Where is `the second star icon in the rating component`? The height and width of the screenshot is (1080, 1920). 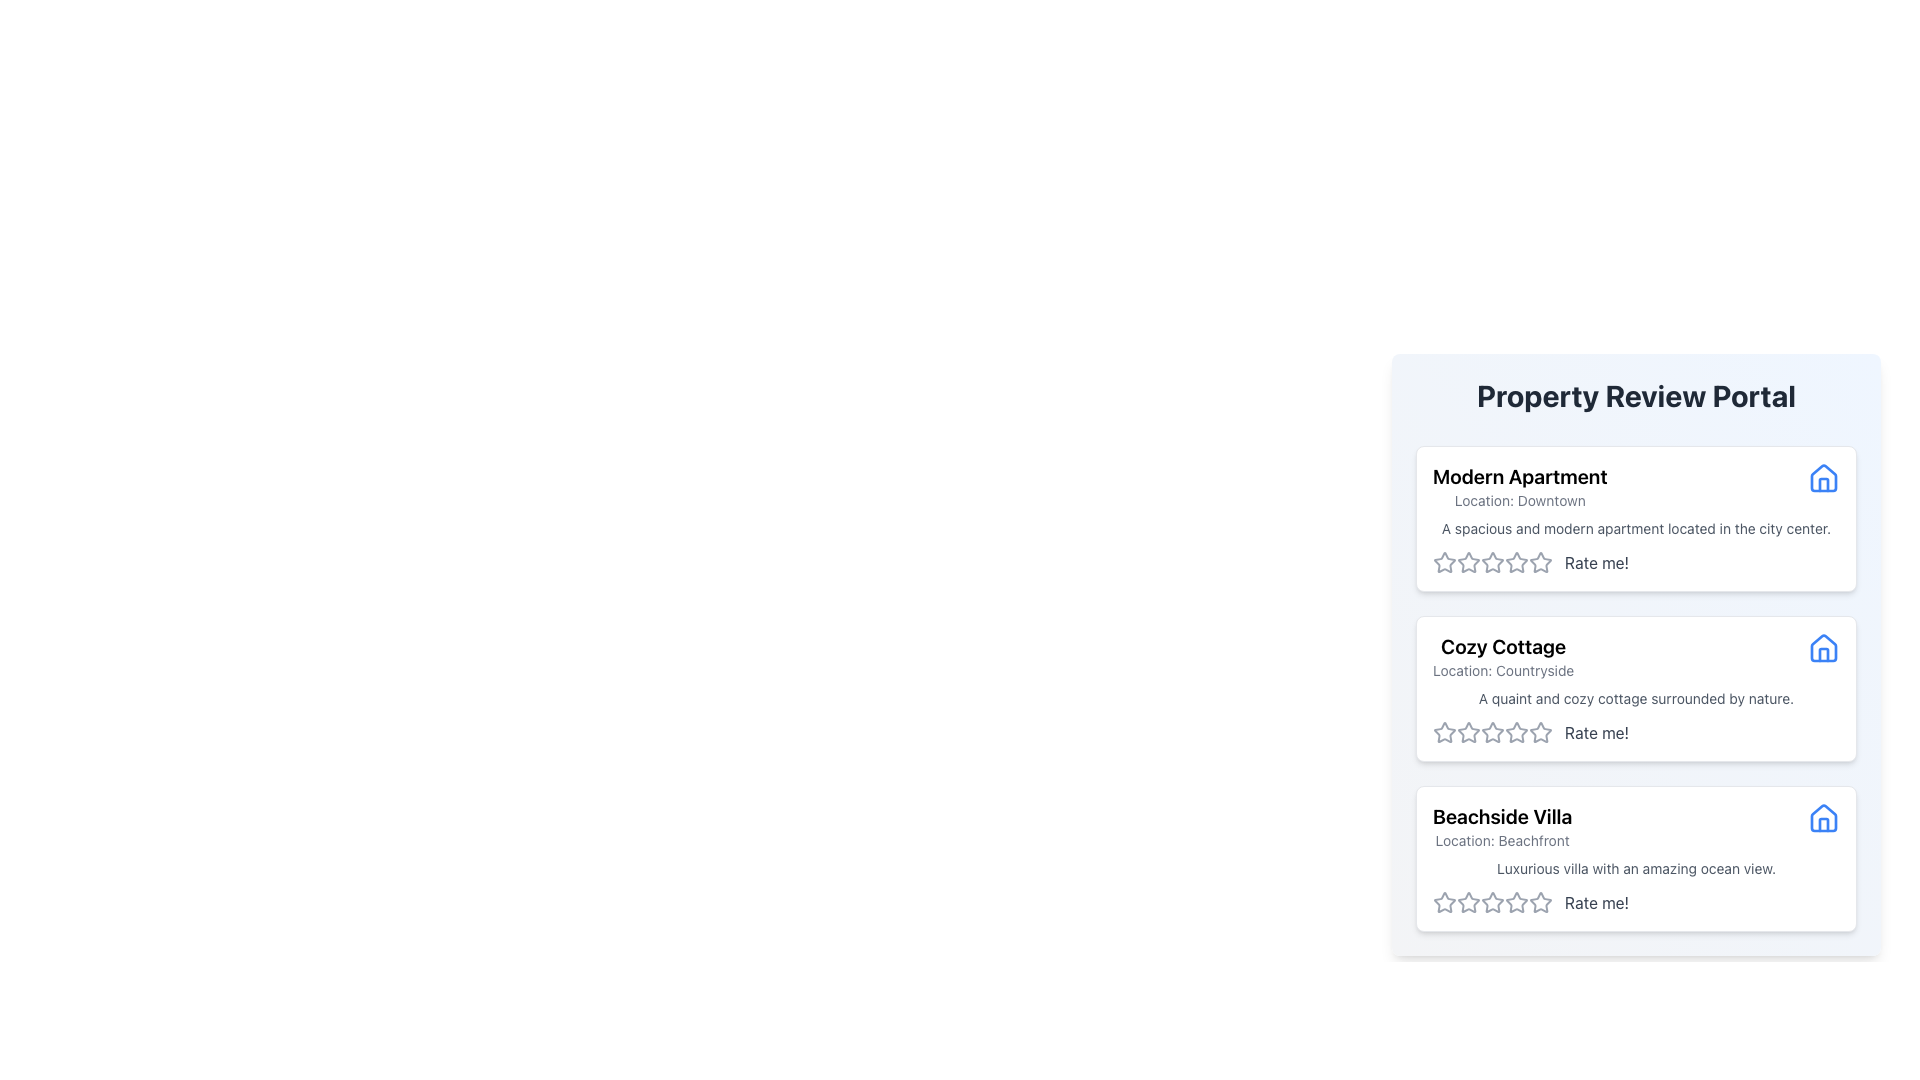
the second star icon in the rating component is located at coordinates (1492, 732).